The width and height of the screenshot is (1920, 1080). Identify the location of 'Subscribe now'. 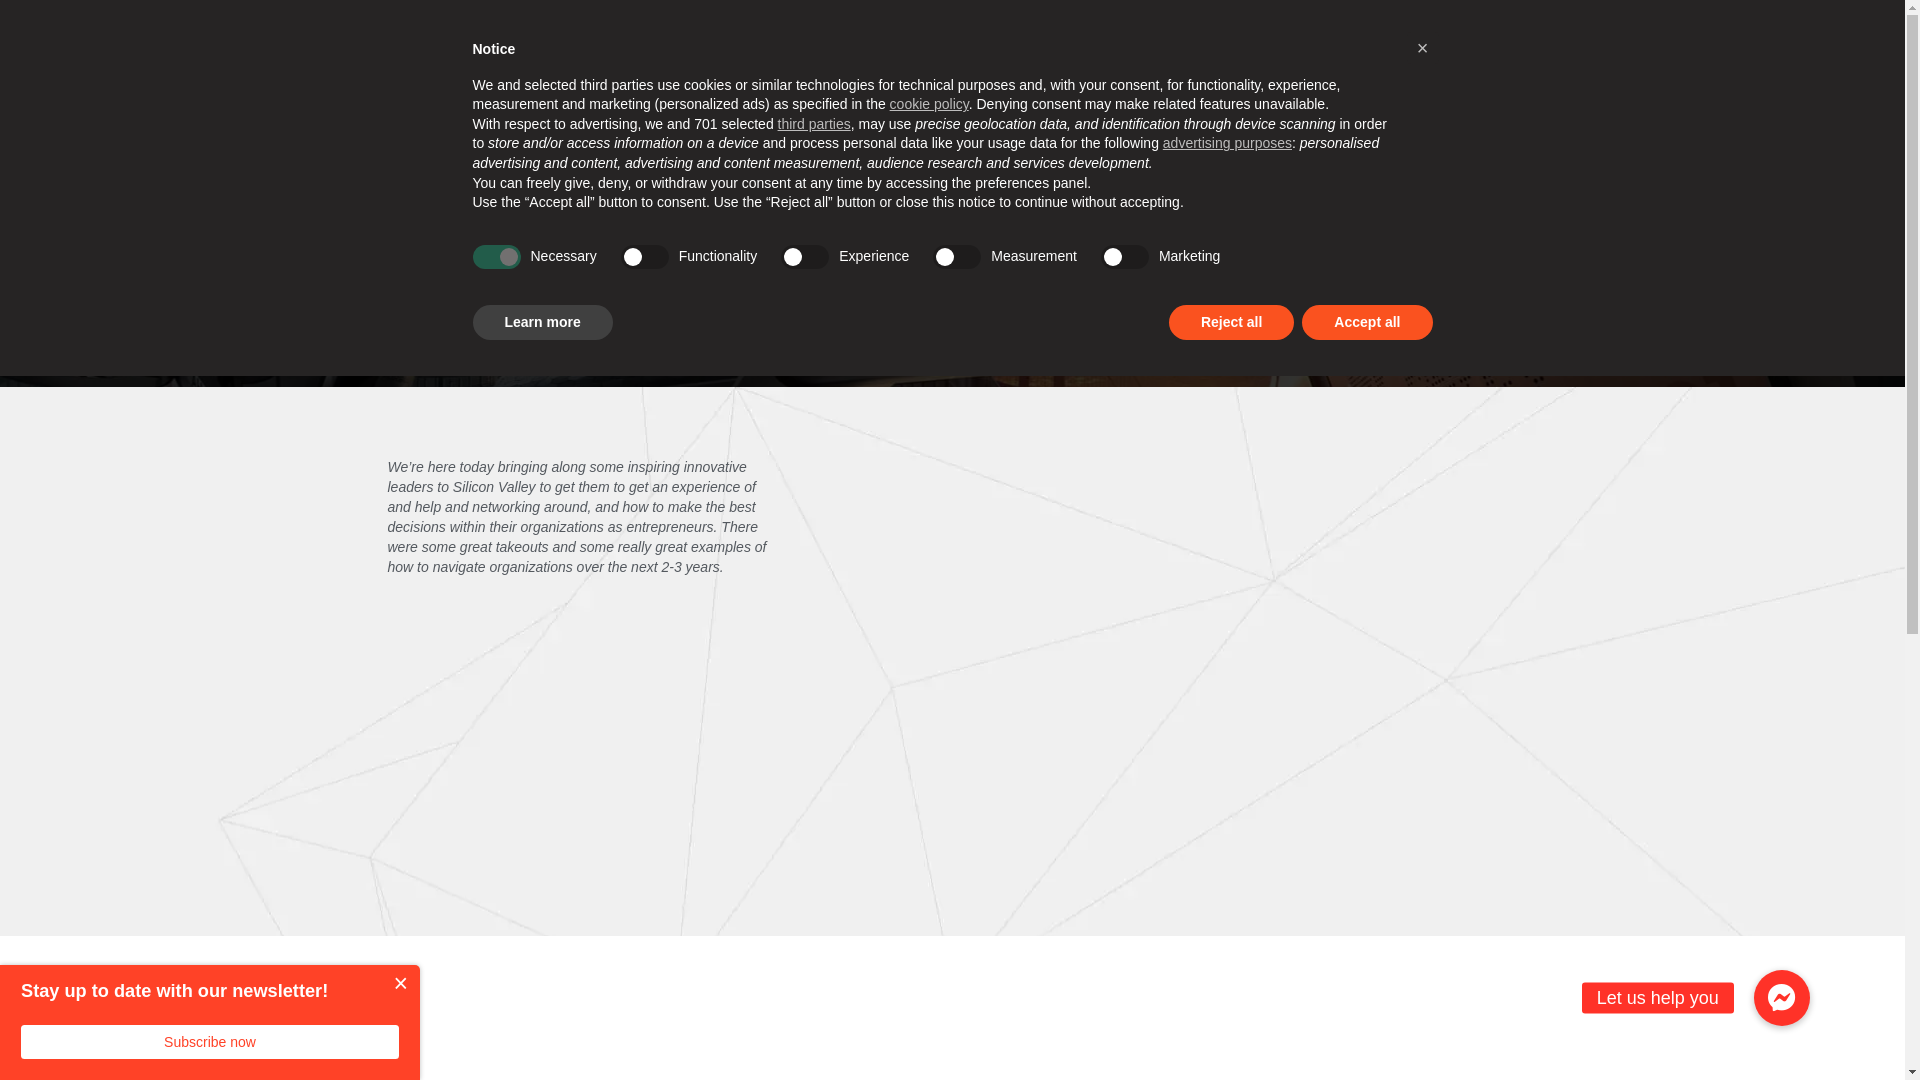
(210, 1040).